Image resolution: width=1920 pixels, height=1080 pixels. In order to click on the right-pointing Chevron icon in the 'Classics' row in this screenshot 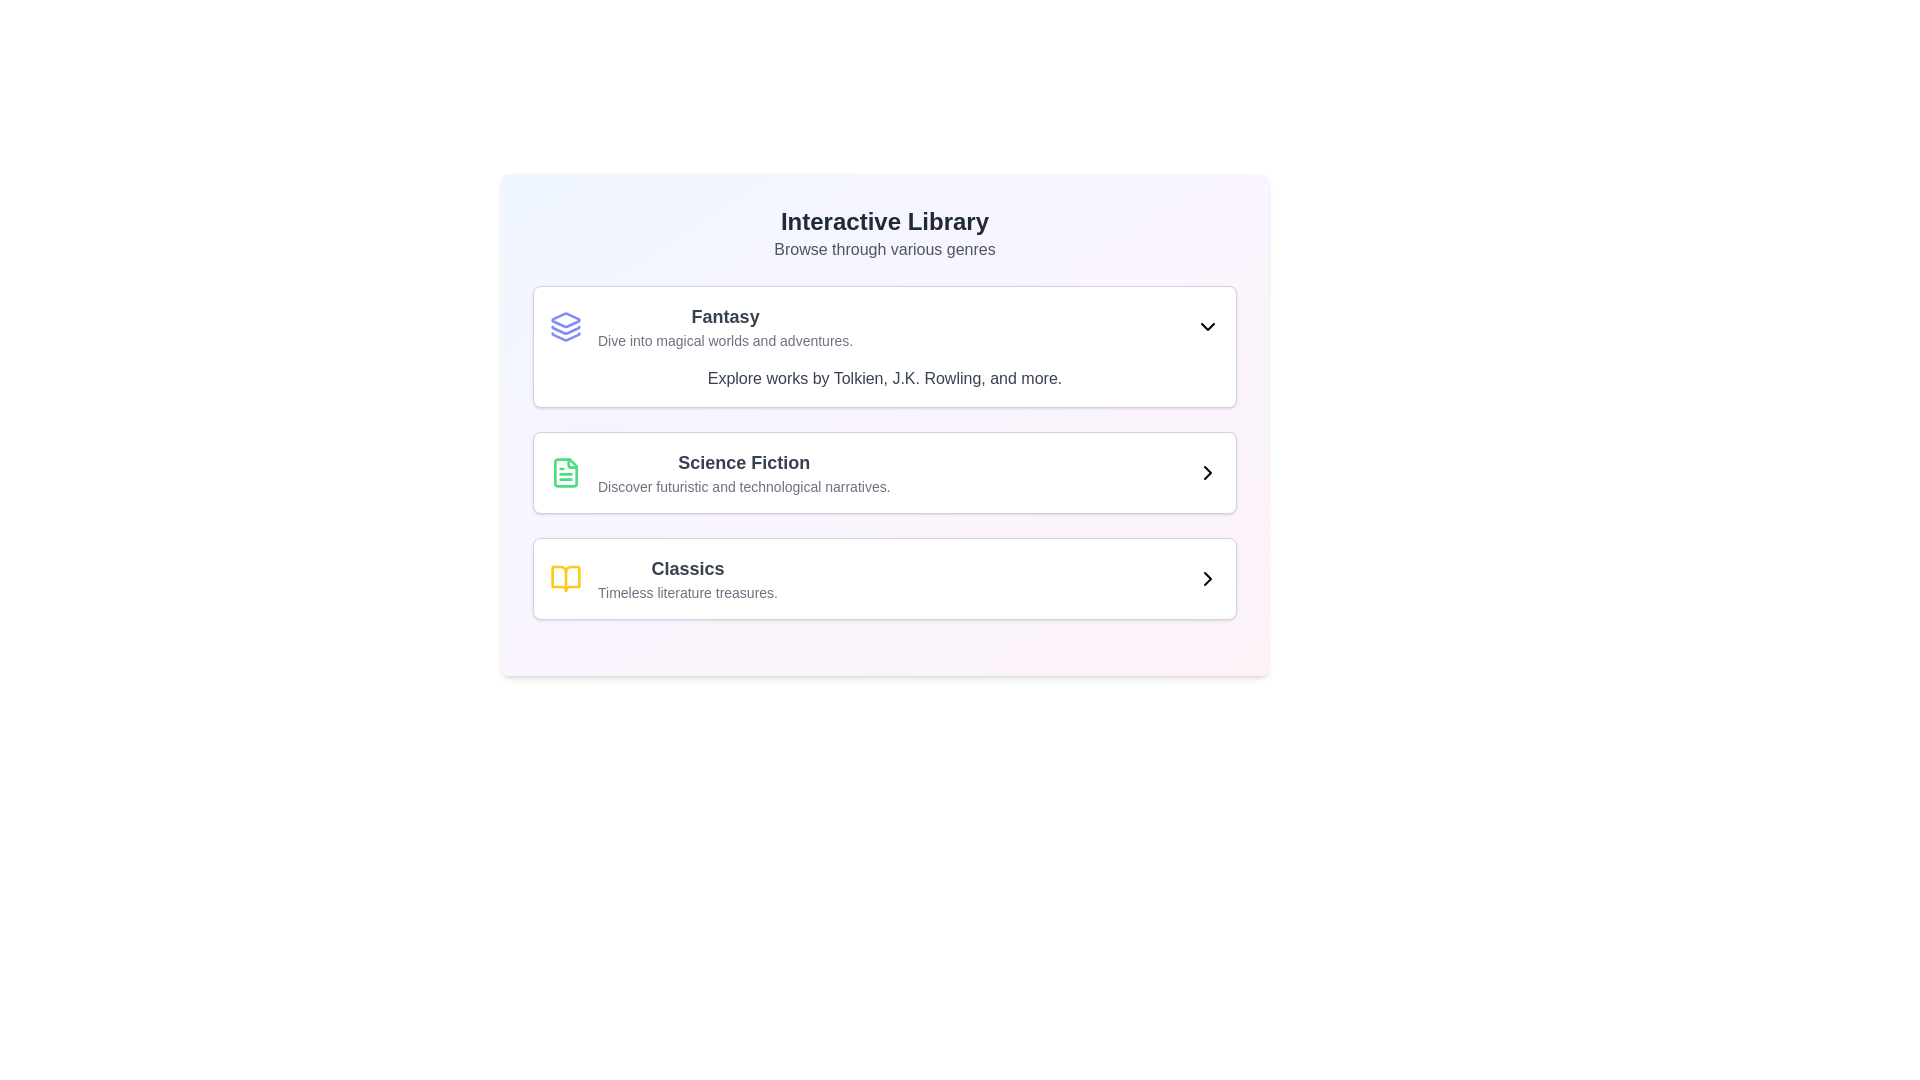, I will do `click(1207, 578)`.